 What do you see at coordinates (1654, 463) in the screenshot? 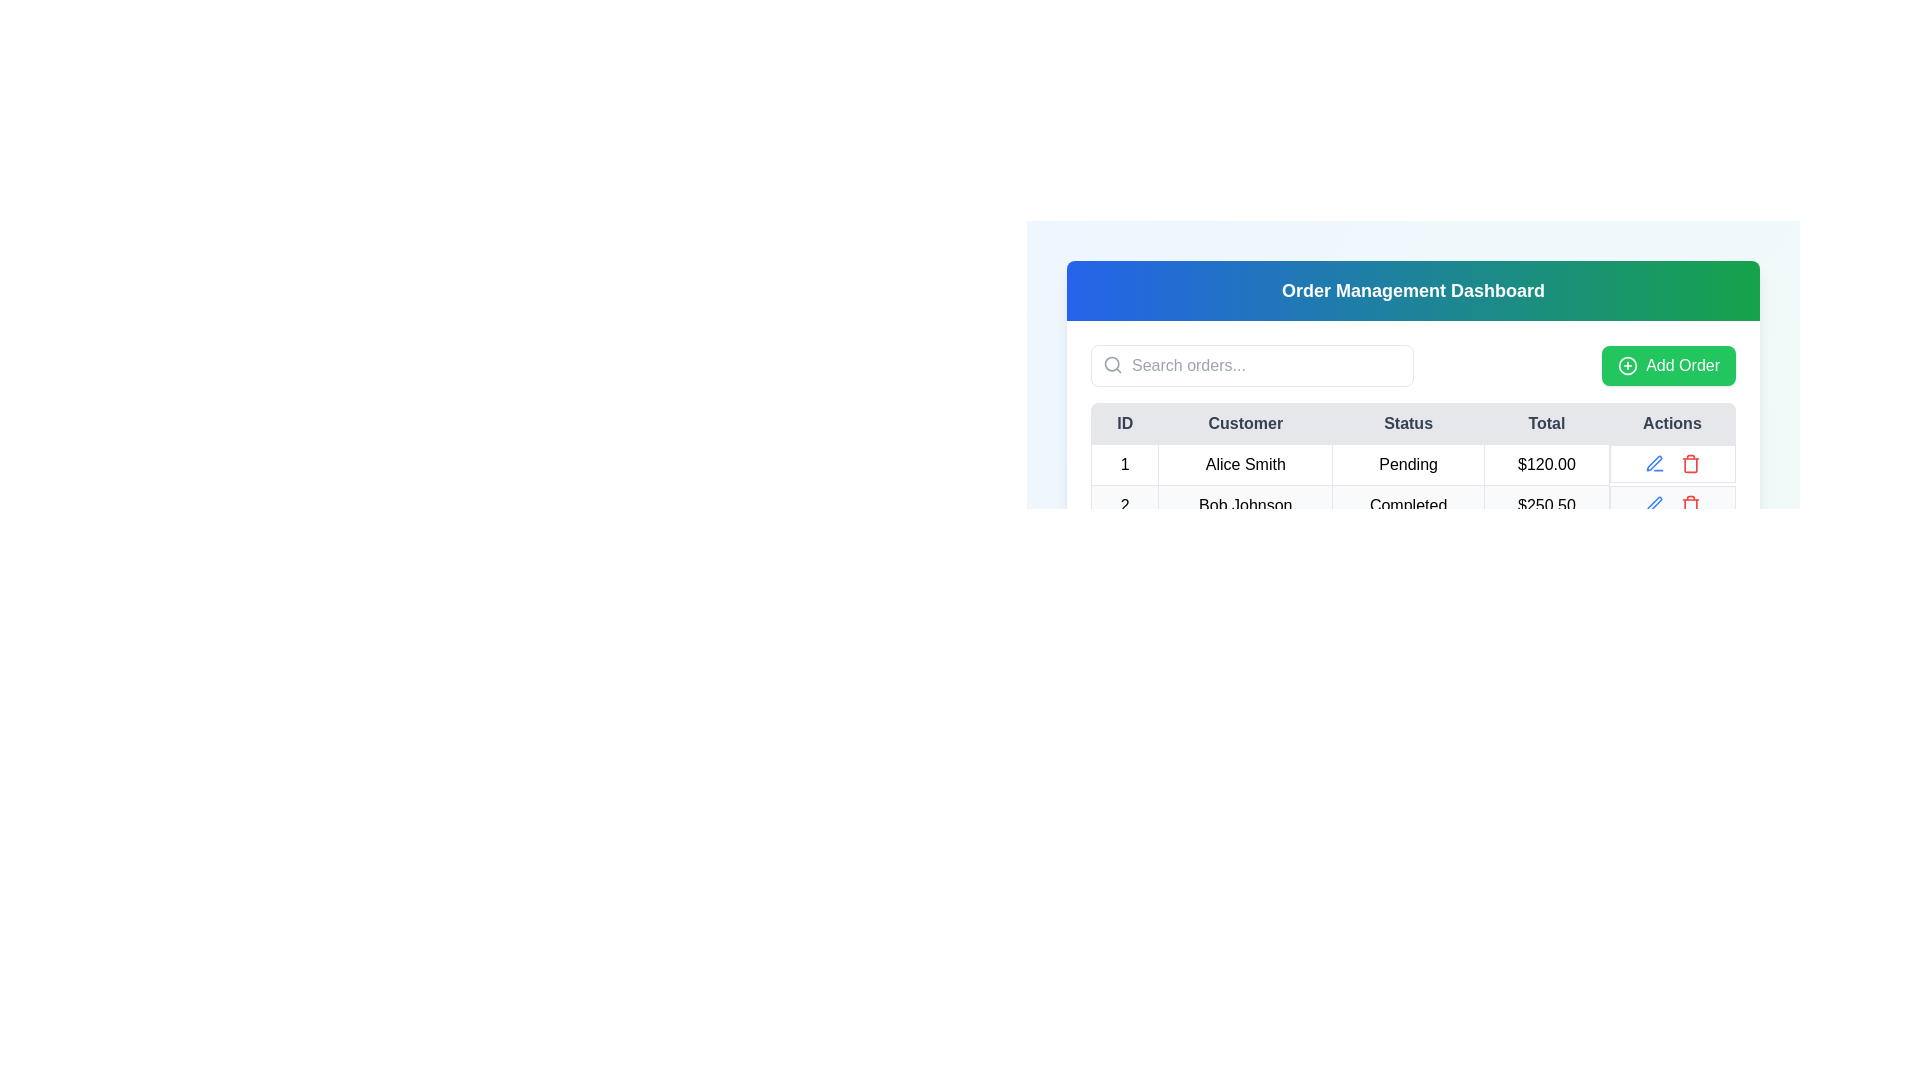
I see `the blue pen icon button located in the 'Actions' column of the table row` at bounding box center [1654, 463].